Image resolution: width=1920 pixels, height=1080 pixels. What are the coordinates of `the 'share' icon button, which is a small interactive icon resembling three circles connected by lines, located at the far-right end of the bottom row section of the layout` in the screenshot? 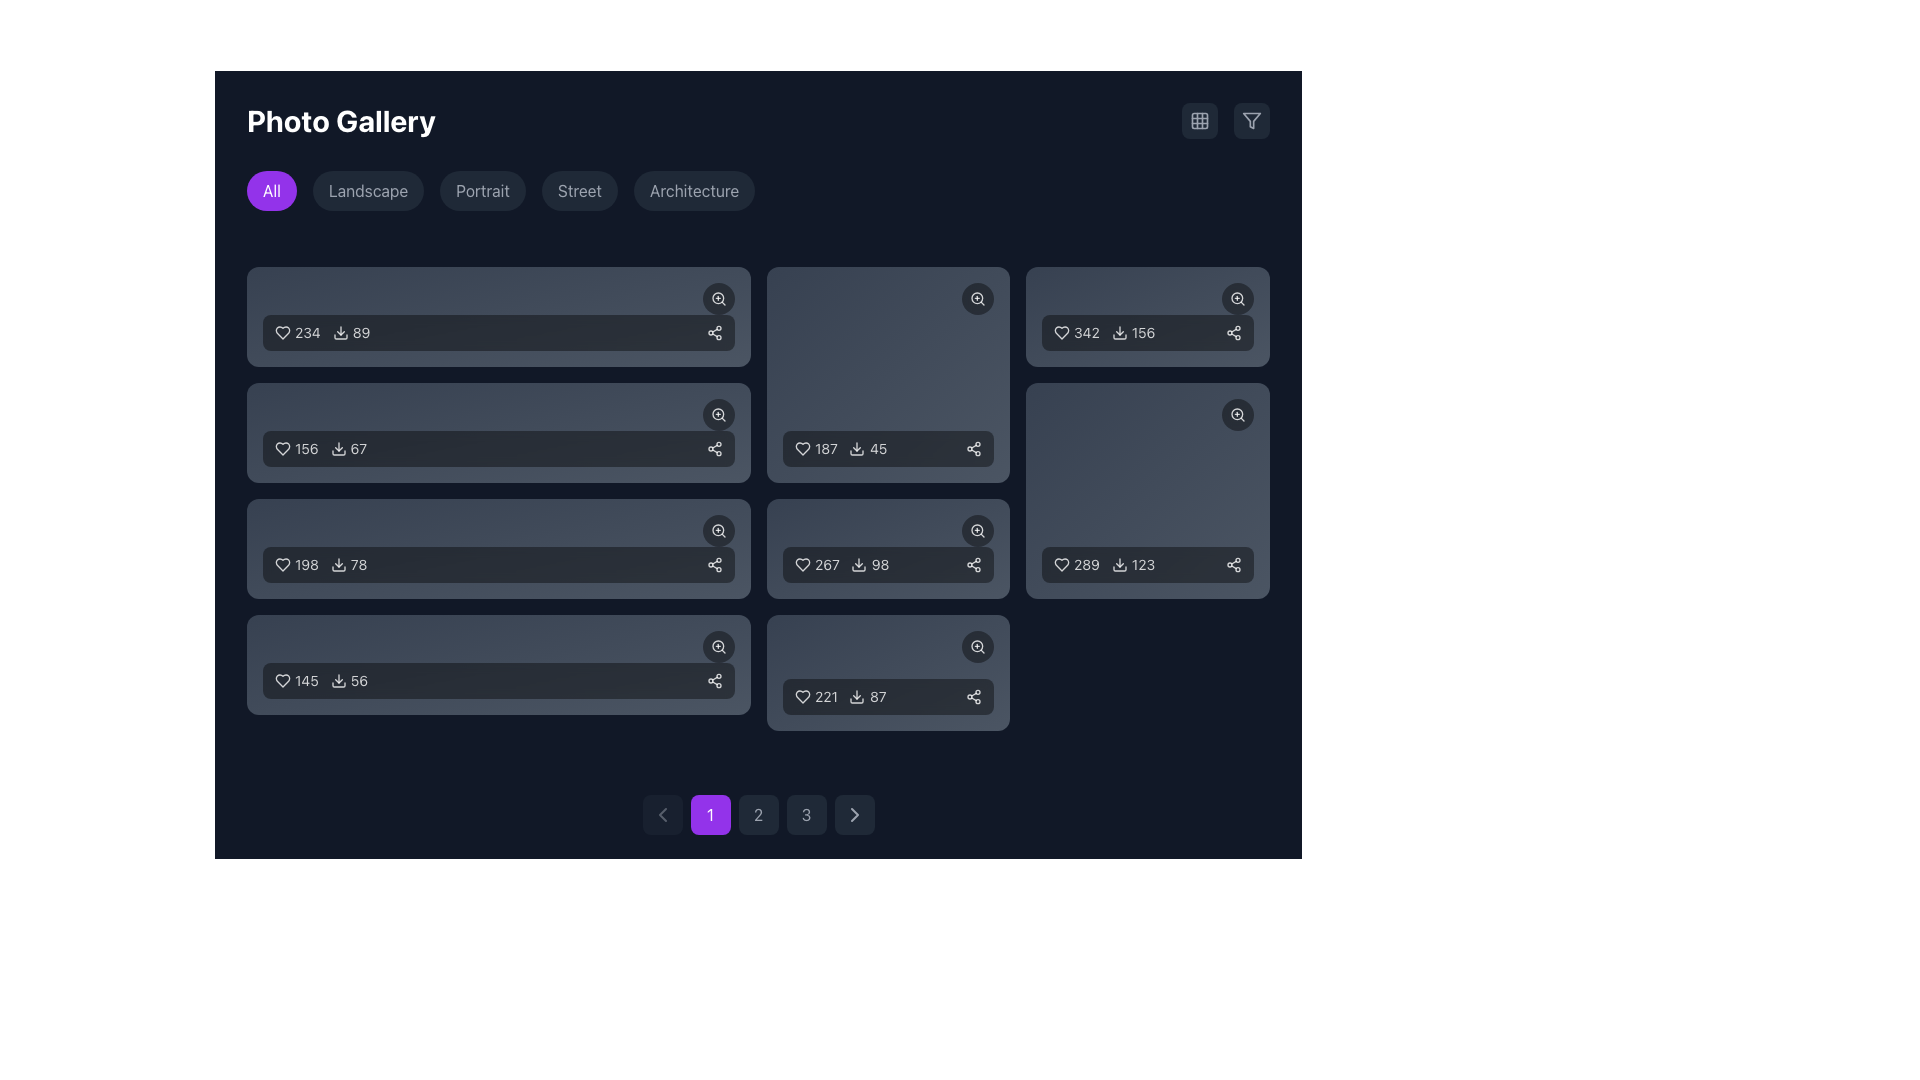 It's located at (714, 680).